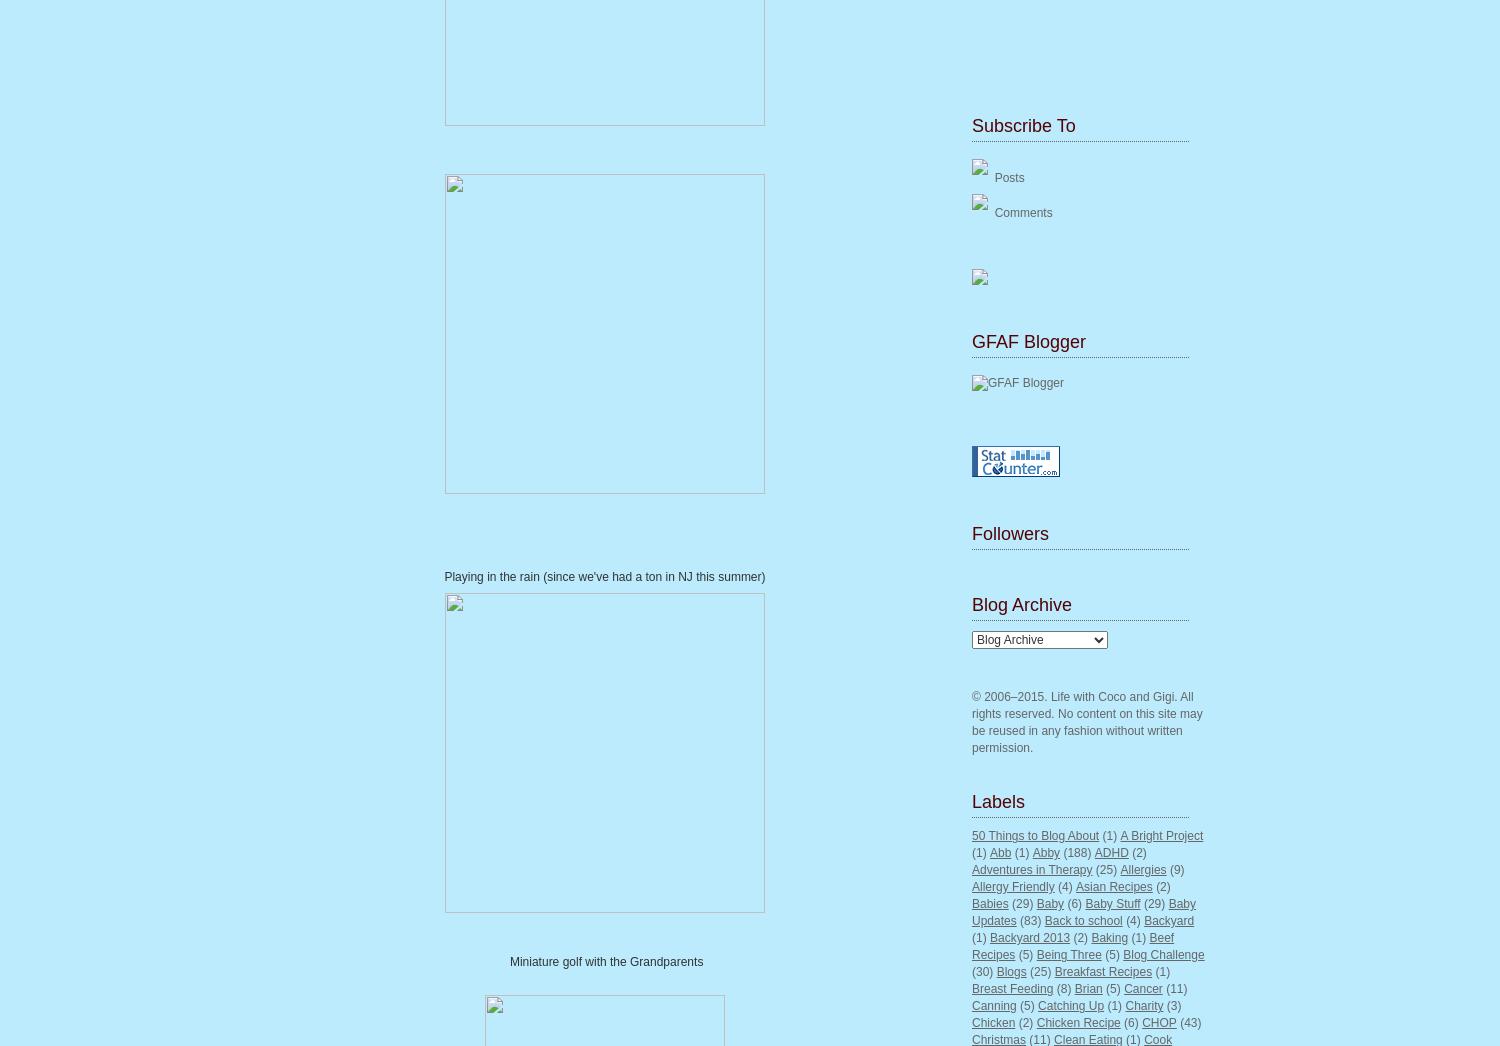  What do you see at coordinates (1011, 971) in the screenshot?
I see `'Blogs'` at bounding box center [1011, 971].